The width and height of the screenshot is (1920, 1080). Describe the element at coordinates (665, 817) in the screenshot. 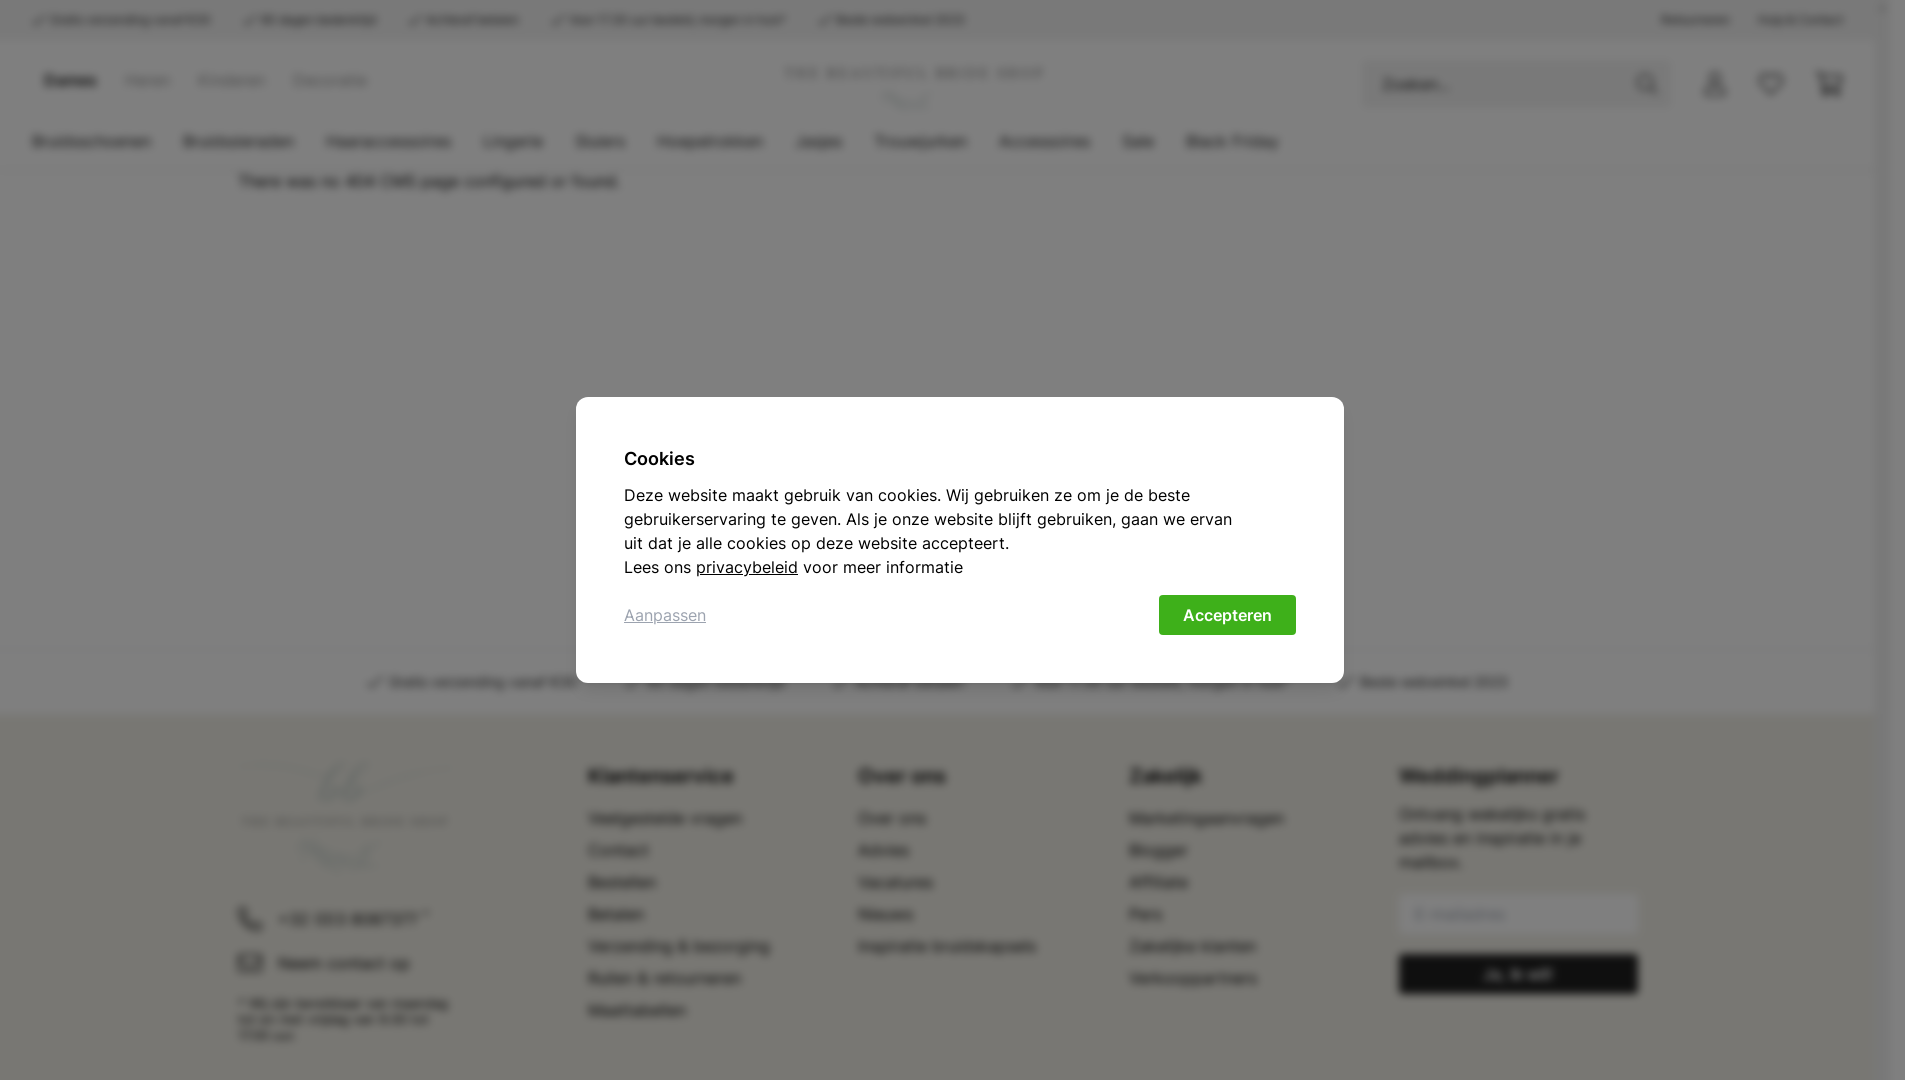

I see `'Veelgestelde vragen'` at that location.